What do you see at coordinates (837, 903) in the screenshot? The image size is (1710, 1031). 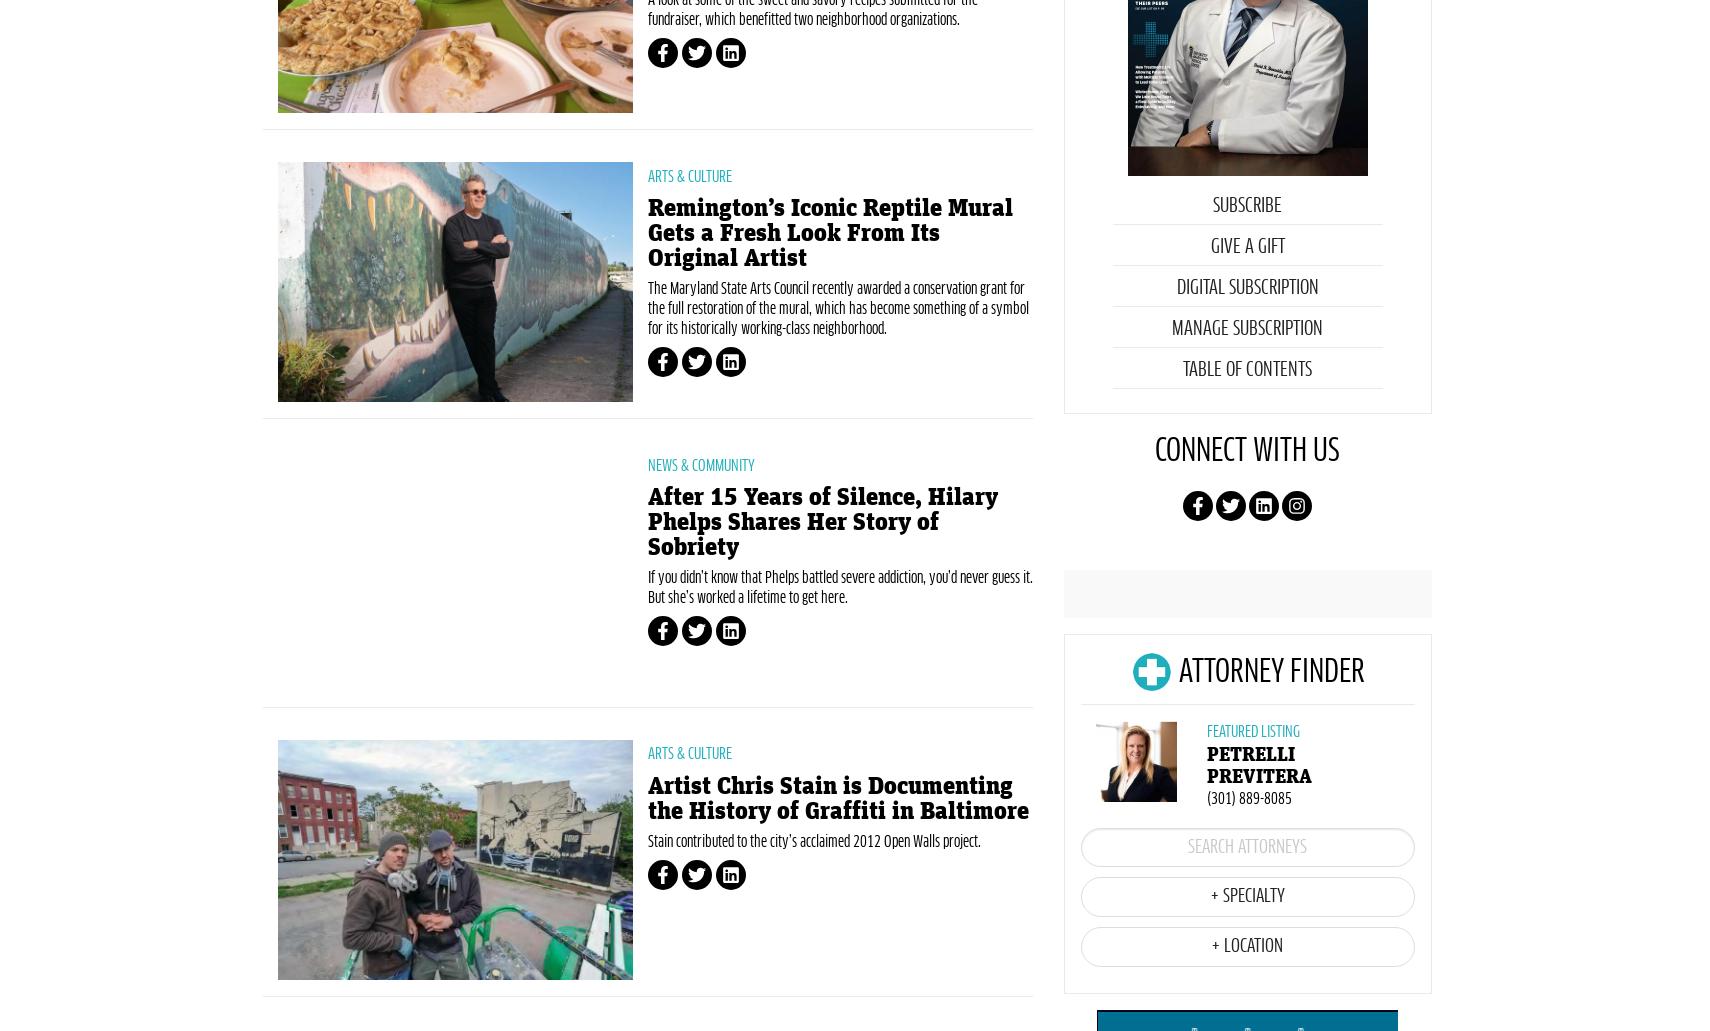 I see `'Artist Chris Stain is Documenting the History of Graffiti in Baltimore'` at bounding box center [837, 903].